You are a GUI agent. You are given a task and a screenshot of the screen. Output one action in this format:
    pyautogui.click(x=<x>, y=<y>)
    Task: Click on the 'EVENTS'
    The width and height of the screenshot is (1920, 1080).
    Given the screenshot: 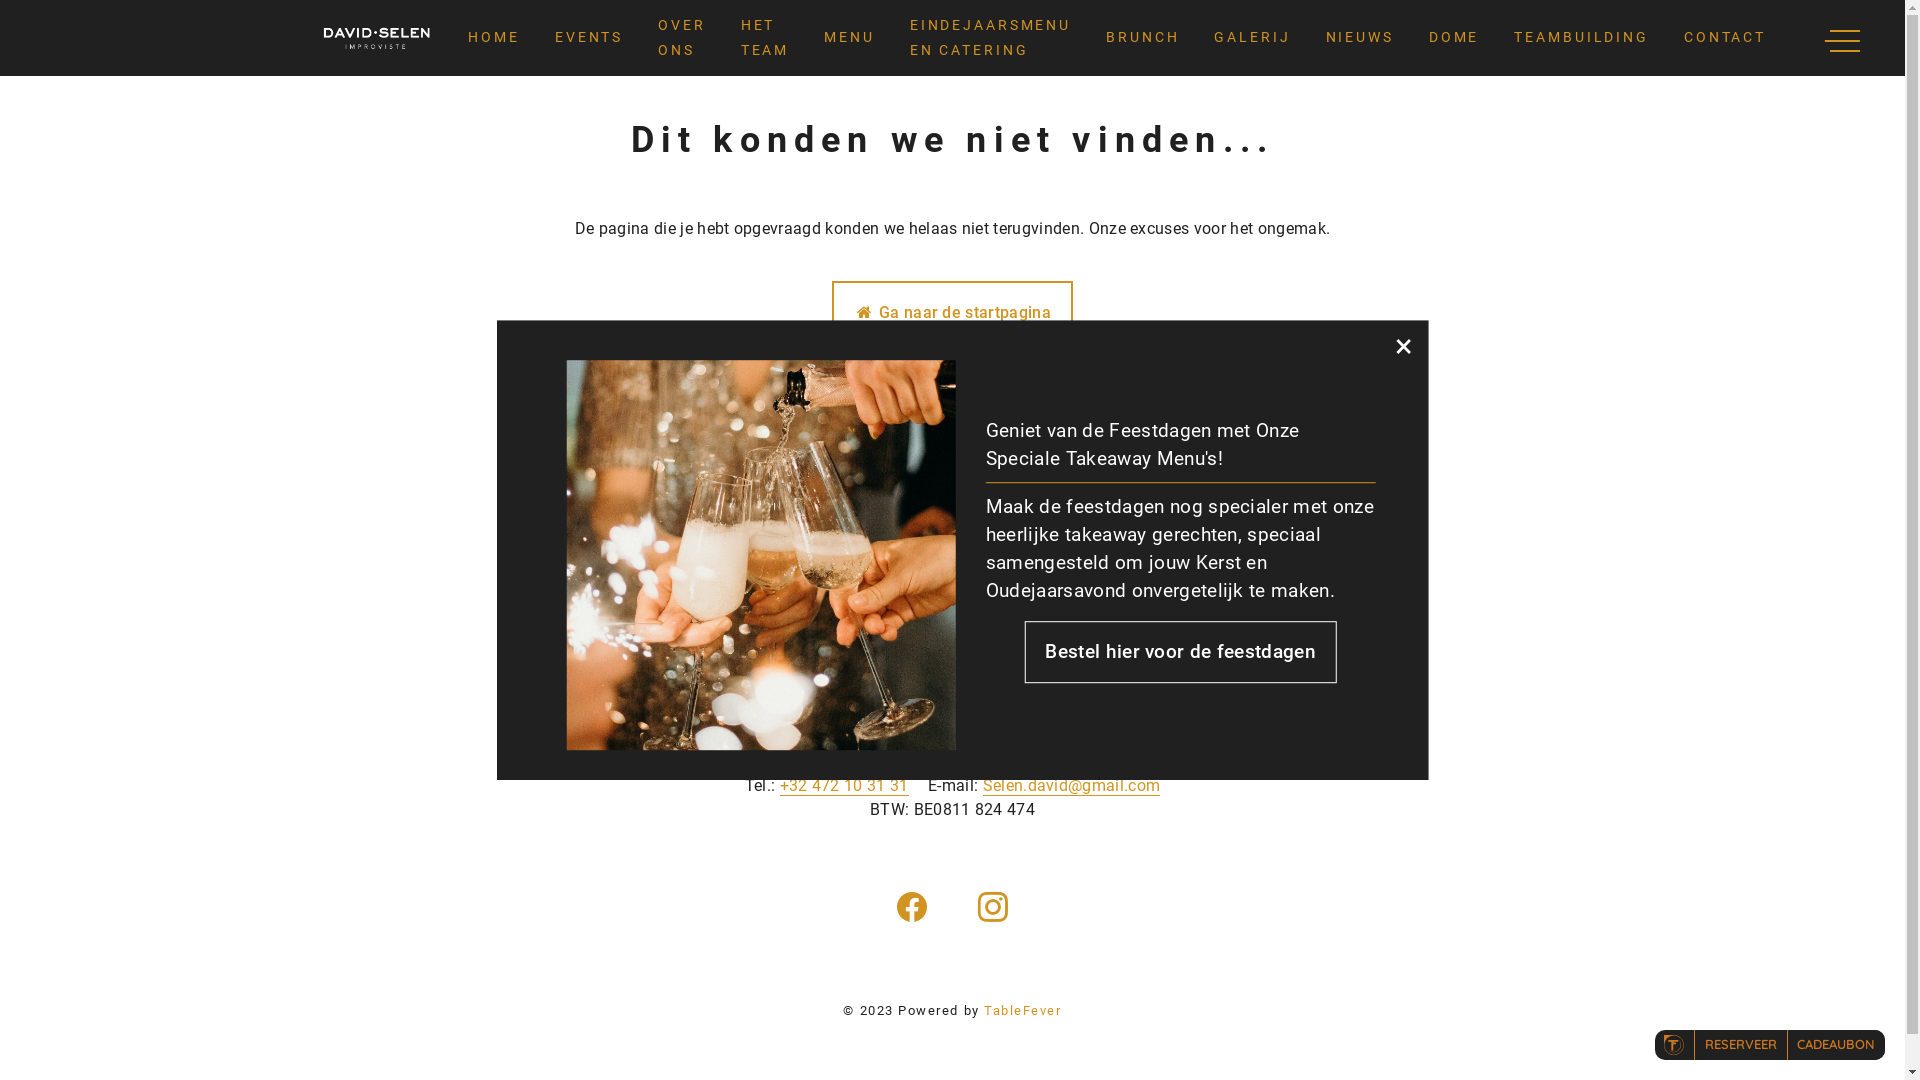 What is the action you would take?
    pyautogui.click(x=588, y=38)
    